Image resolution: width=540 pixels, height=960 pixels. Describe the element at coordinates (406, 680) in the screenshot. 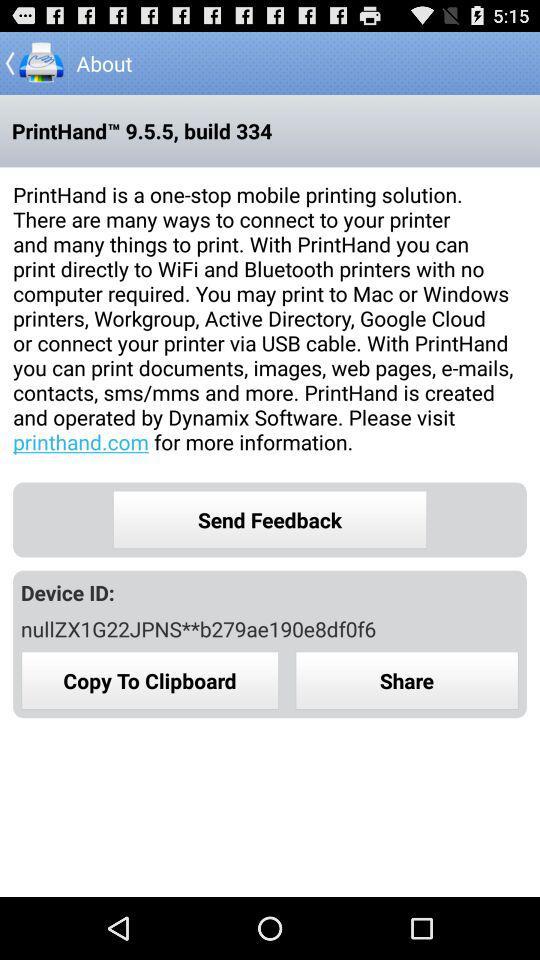

I see `the icon to the right of the copy to clipboard item` at that location.